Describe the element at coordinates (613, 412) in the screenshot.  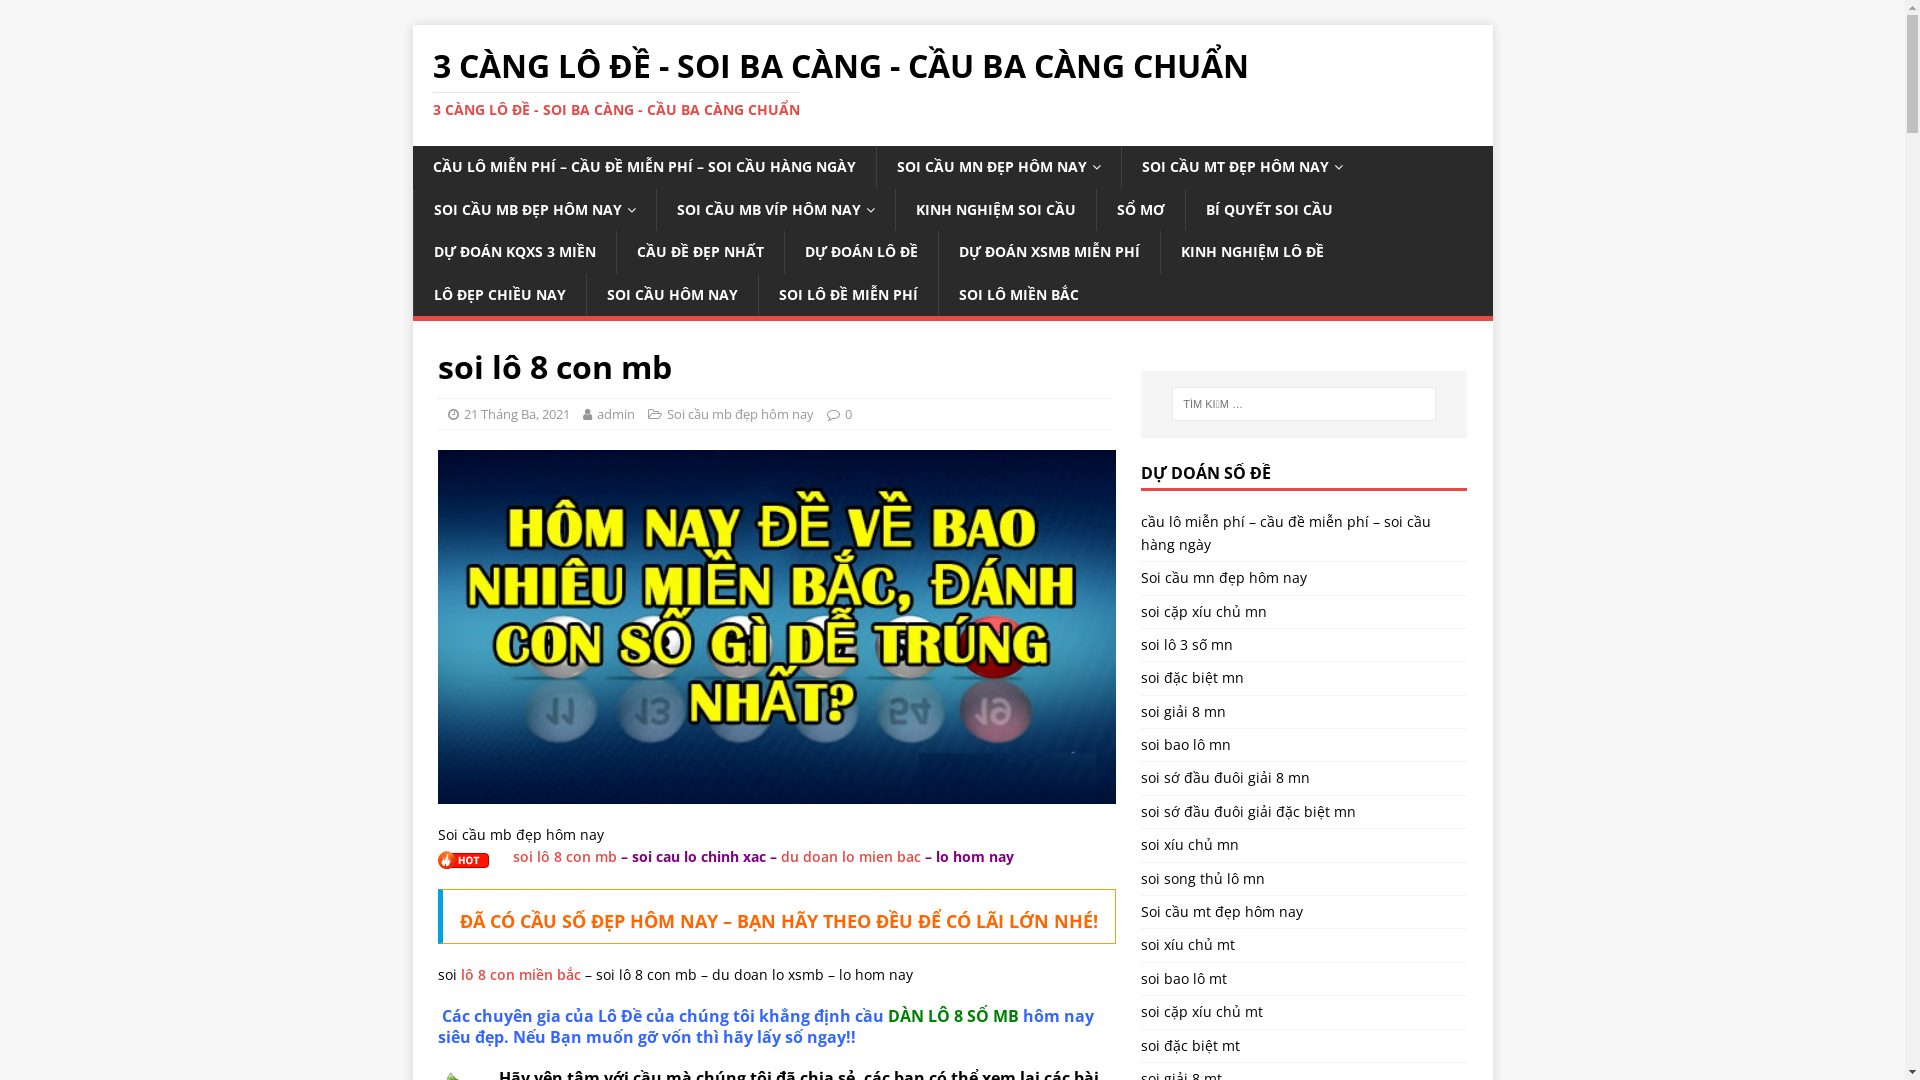
I see `'admin'` at that location.